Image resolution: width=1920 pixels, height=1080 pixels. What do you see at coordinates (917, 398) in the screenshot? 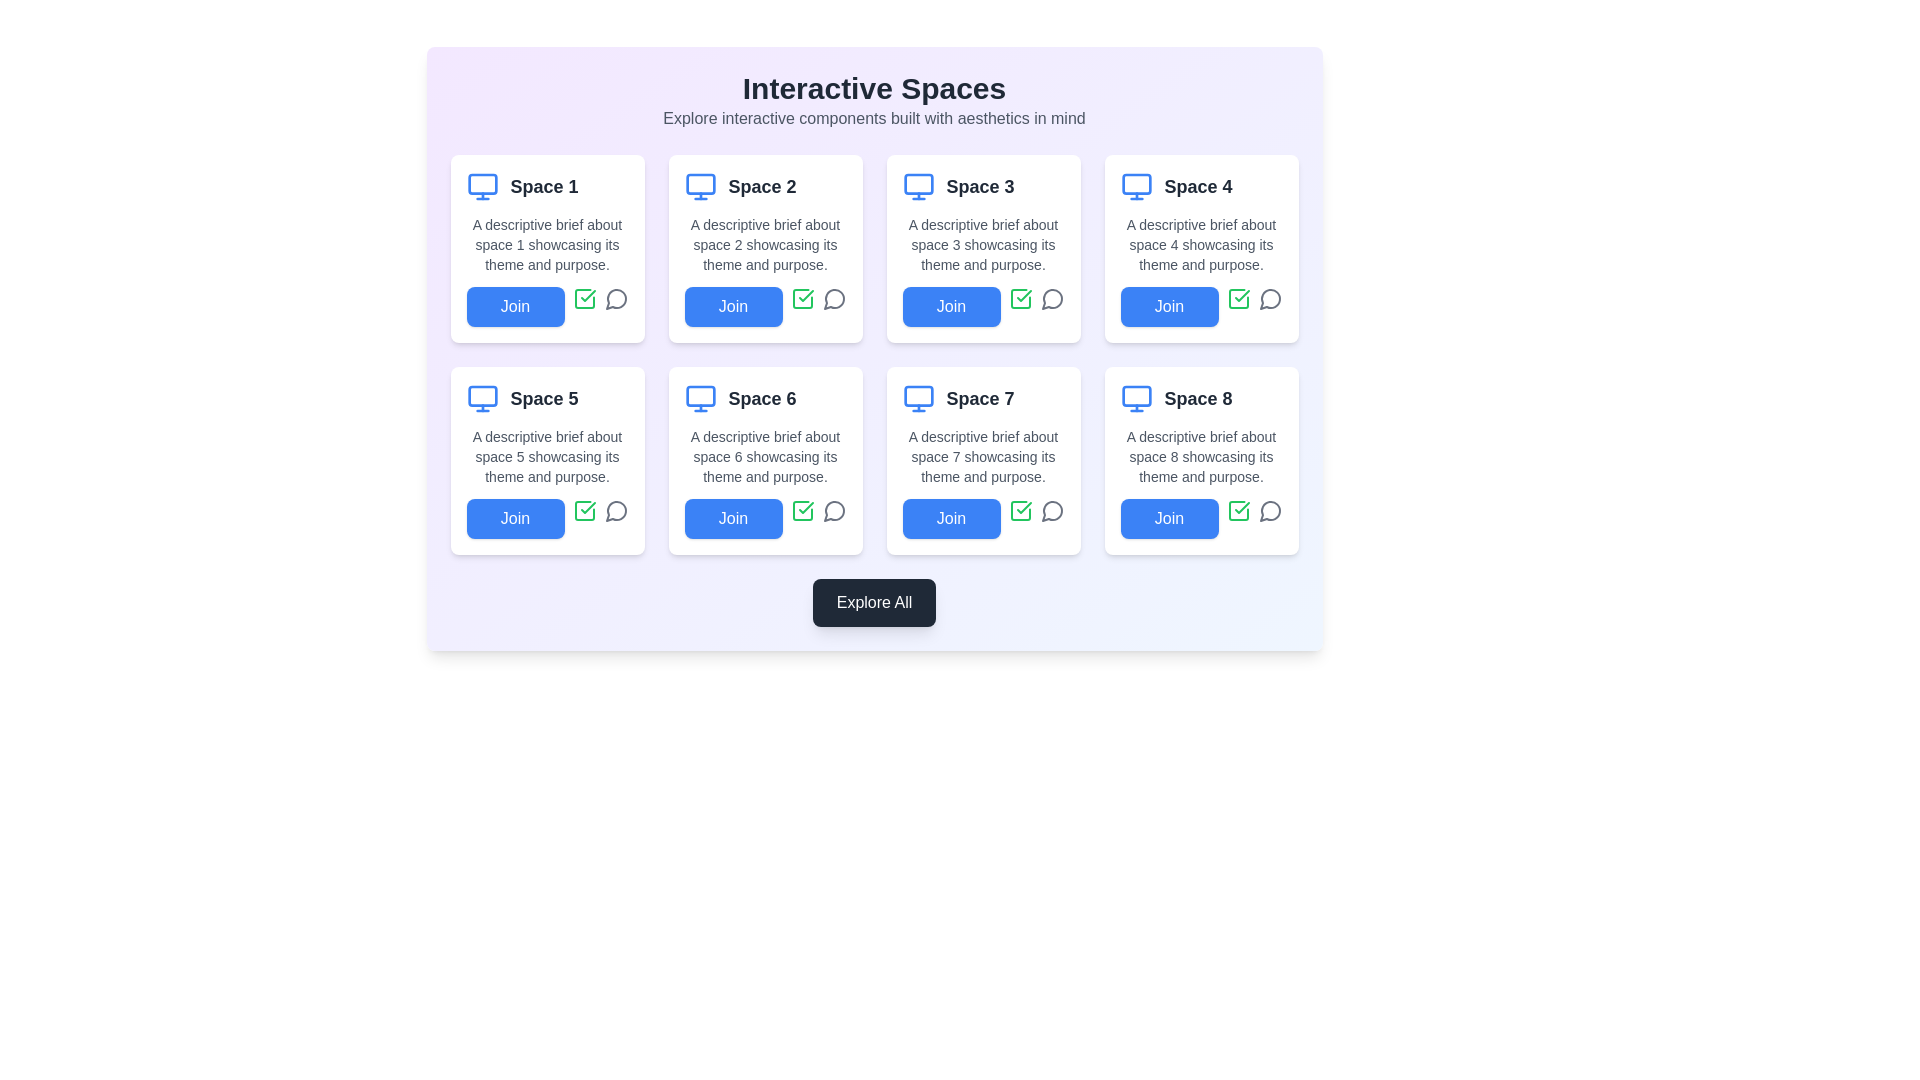
I see `the icon representing a monitor's functionality located near the top-left corner of the card labeled 'Space 7', positioned in the second row, third column, directly above the title text 'Space 7'` at bounding box center [917, 398].